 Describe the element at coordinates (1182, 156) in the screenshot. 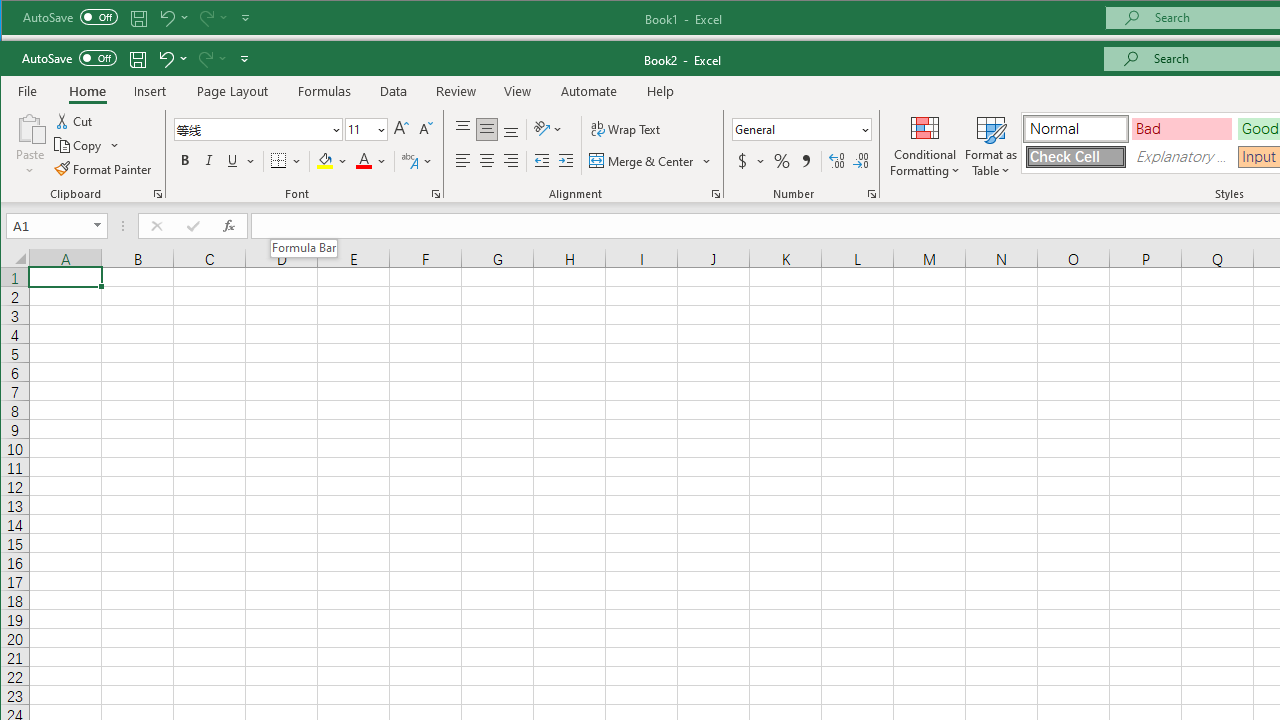

I see `'Explanatory Text'` at that location.